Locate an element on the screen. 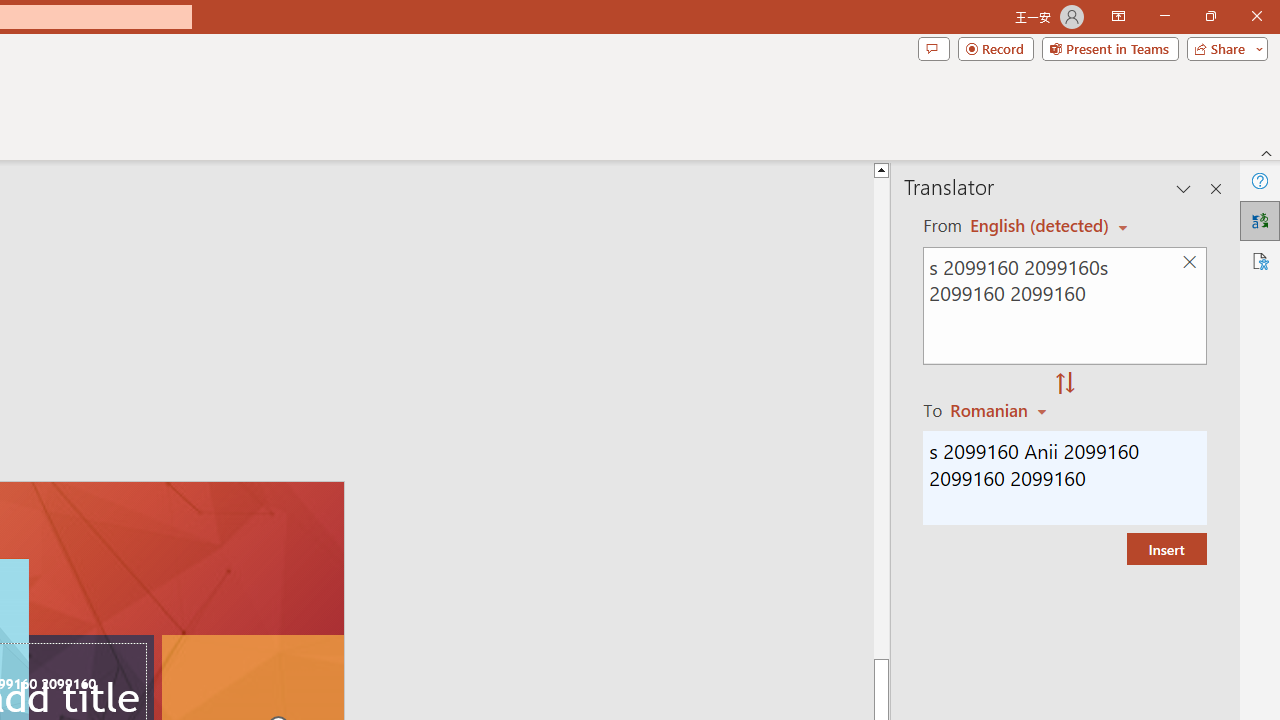 This screenshot has height=720, width=1280. 'Romanian' is located at coordinates (1001, 409).